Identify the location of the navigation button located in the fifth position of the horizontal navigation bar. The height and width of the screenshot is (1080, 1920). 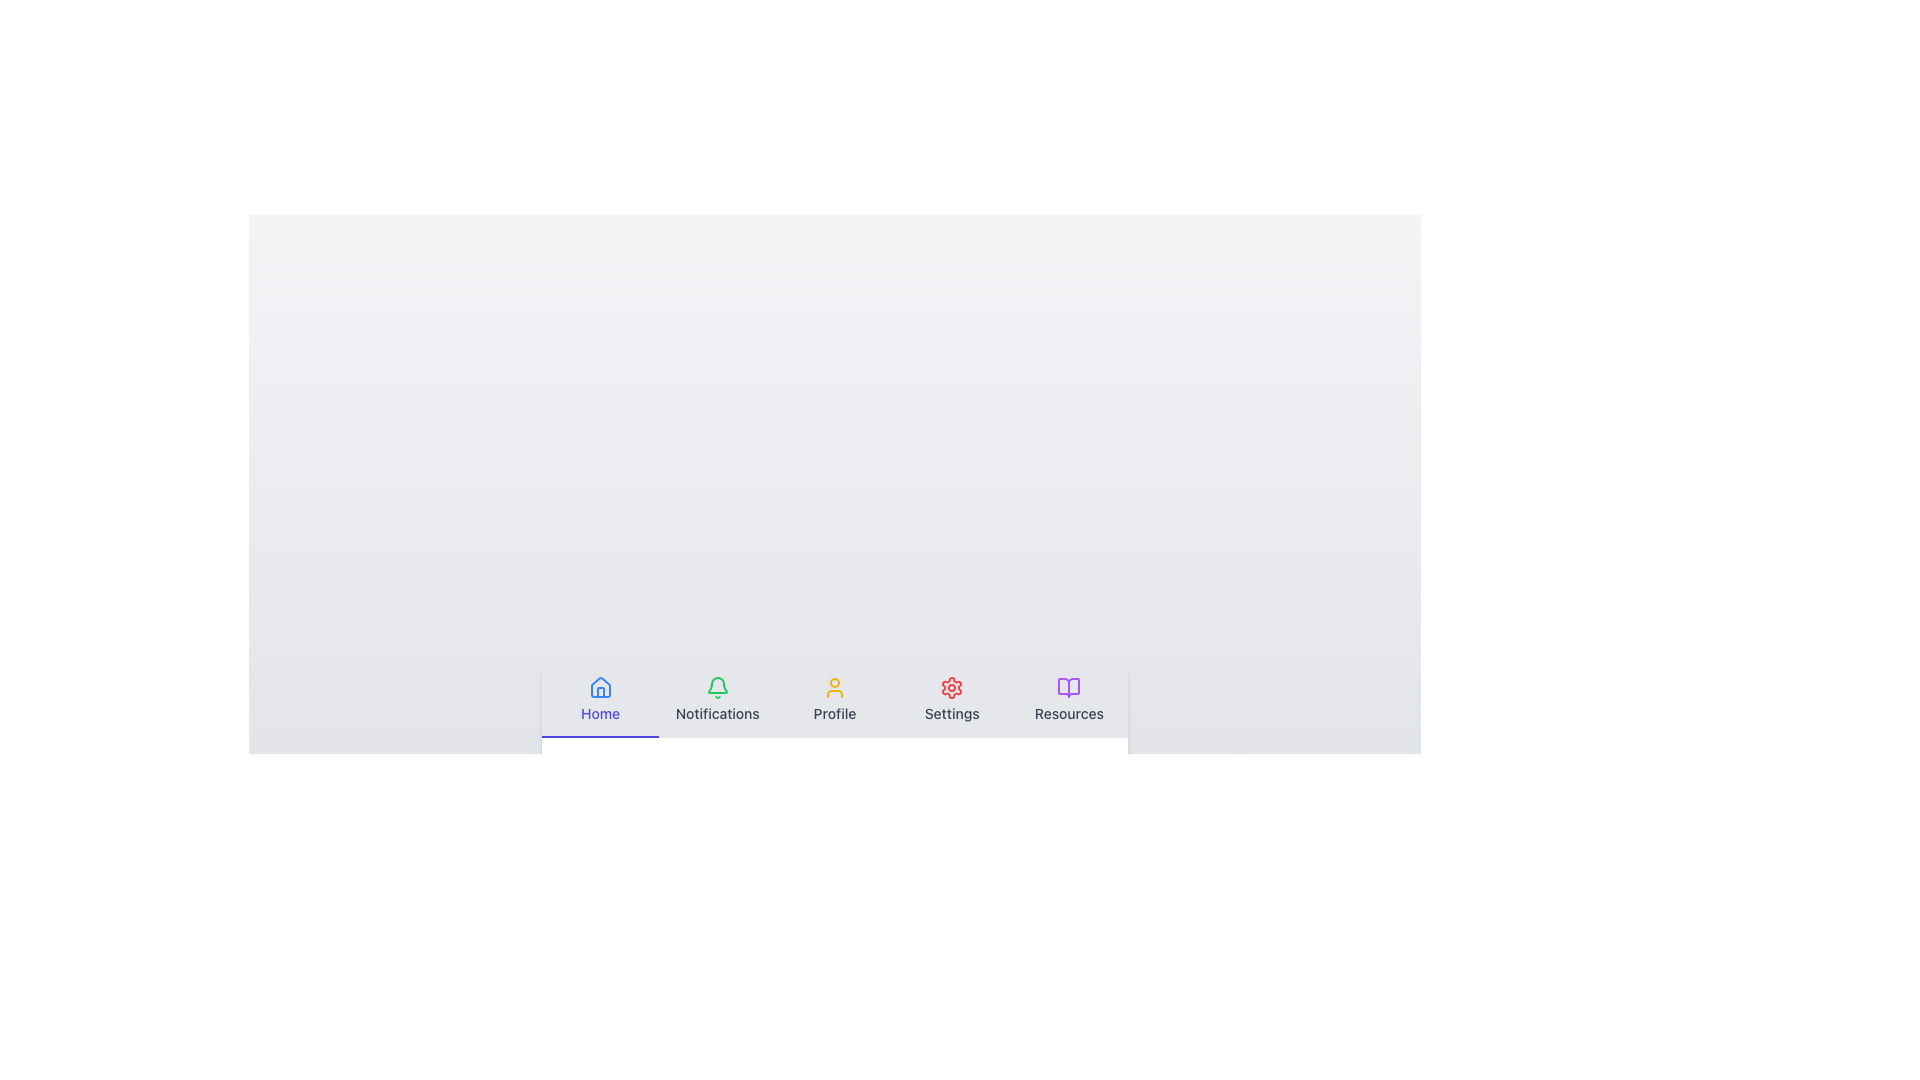
(1068, 700).